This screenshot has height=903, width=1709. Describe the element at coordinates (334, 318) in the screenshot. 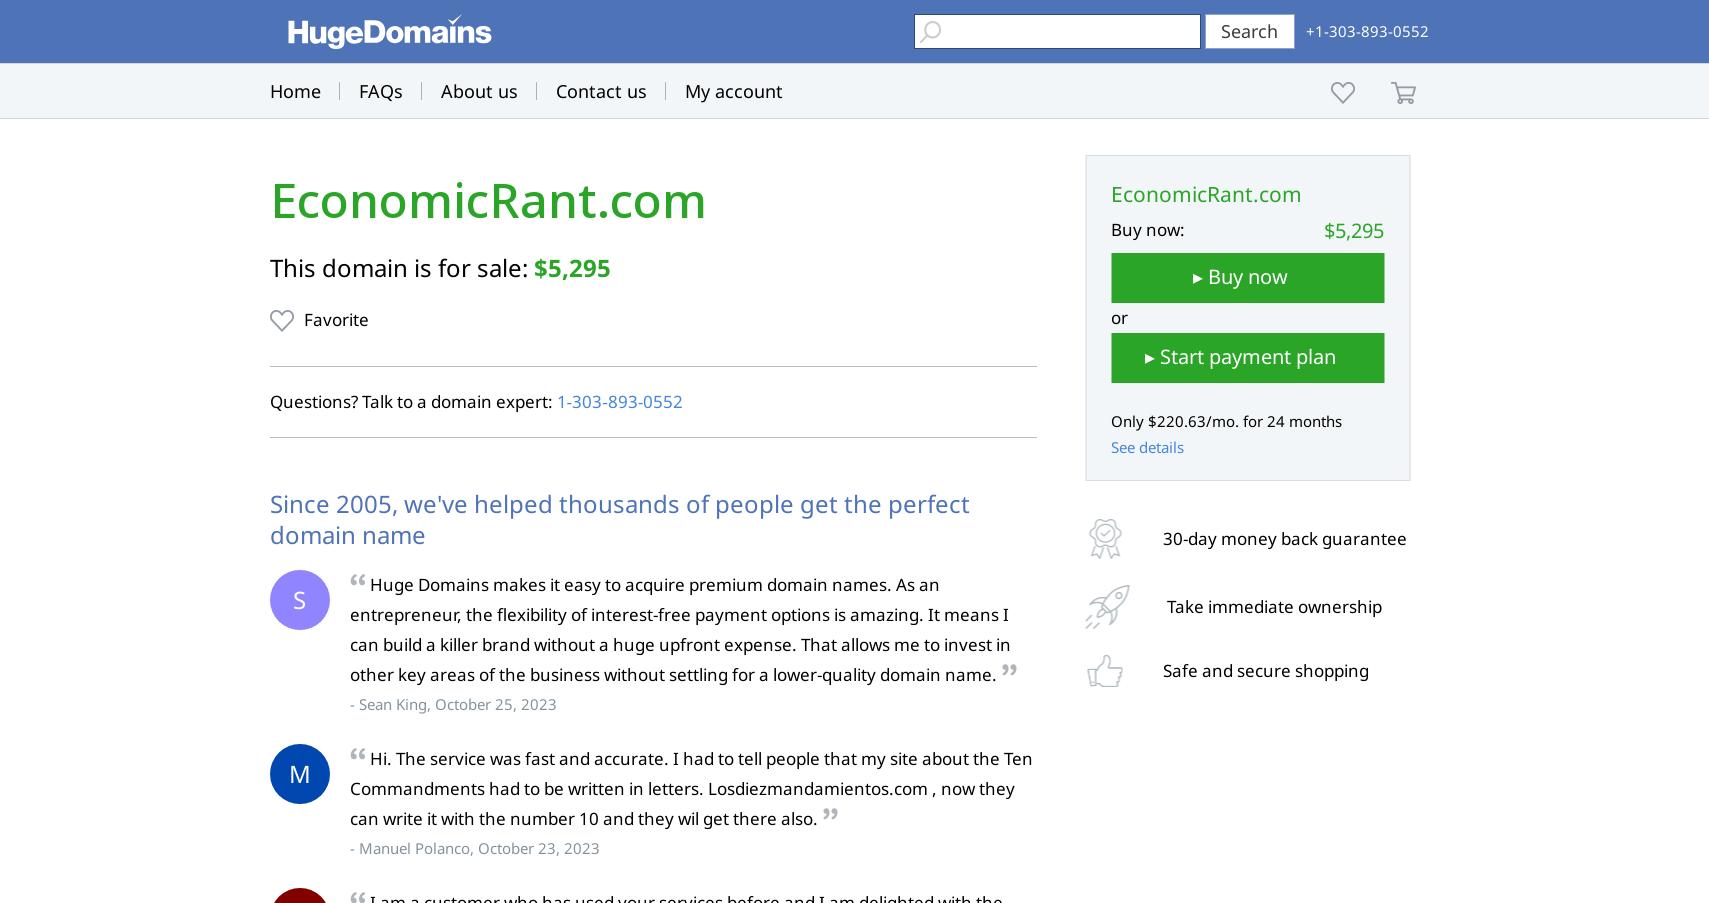

I see `'Favorite'` at that location.